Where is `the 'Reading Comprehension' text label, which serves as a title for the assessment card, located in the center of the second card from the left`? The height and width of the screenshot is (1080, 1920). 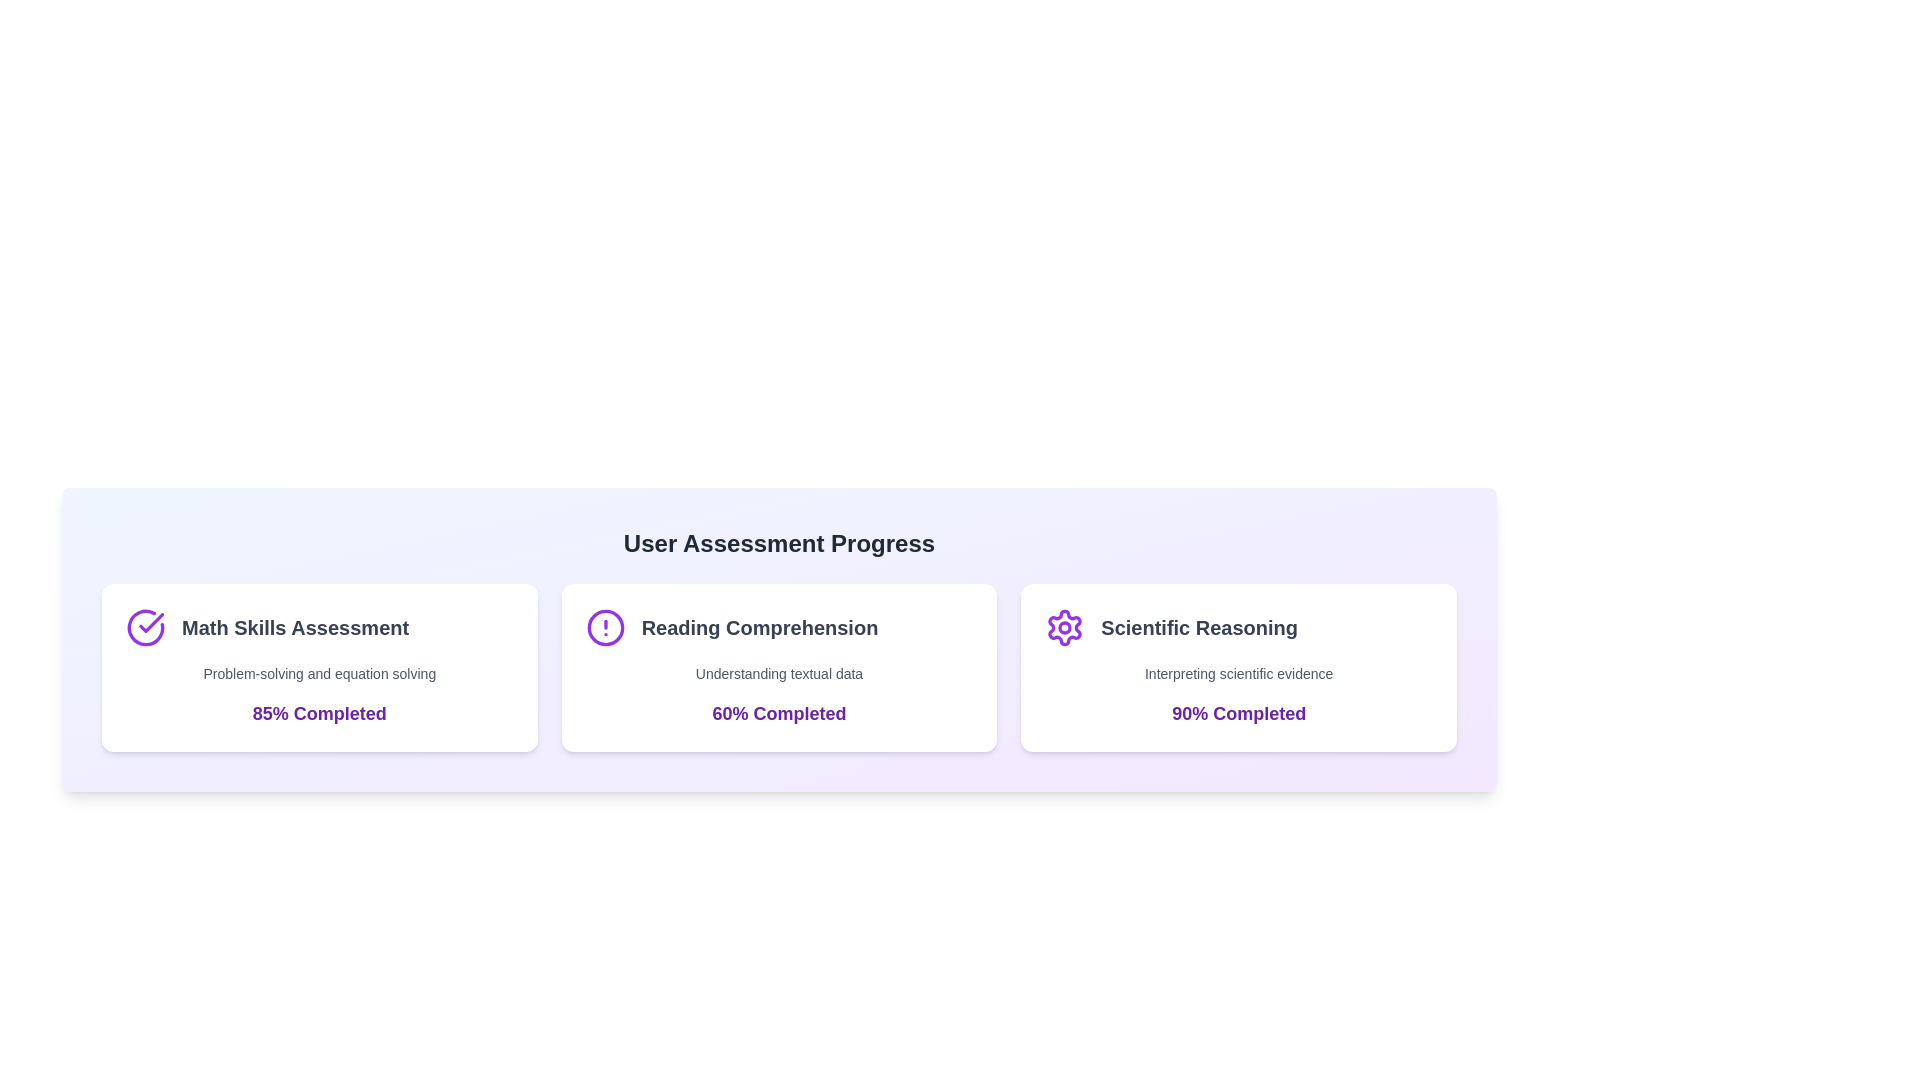 the 'Reading Comprehension' text label, which serves as a title for the assessment card, located in the center of the second card from the left is located at coordinates (758, 627).